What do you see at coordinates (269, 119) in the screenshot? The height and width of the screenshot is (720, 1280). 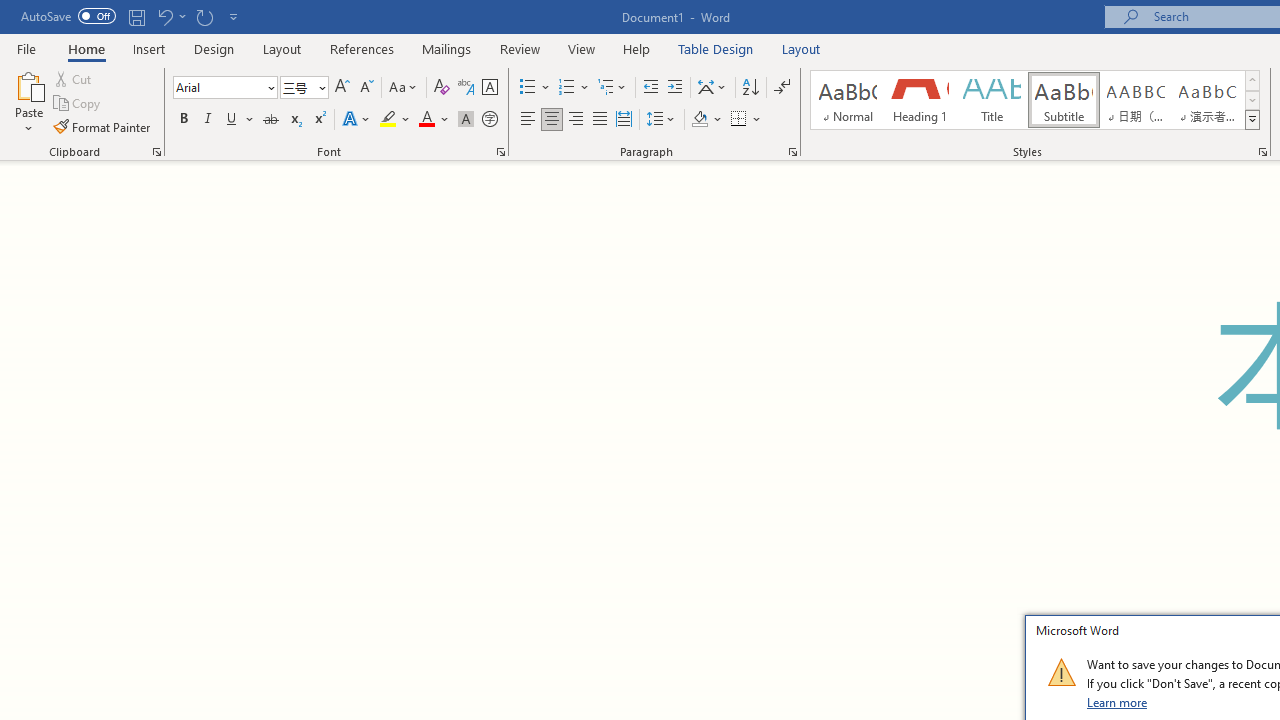 I see `'Strikethrough'` at bounding box center [269, 119].